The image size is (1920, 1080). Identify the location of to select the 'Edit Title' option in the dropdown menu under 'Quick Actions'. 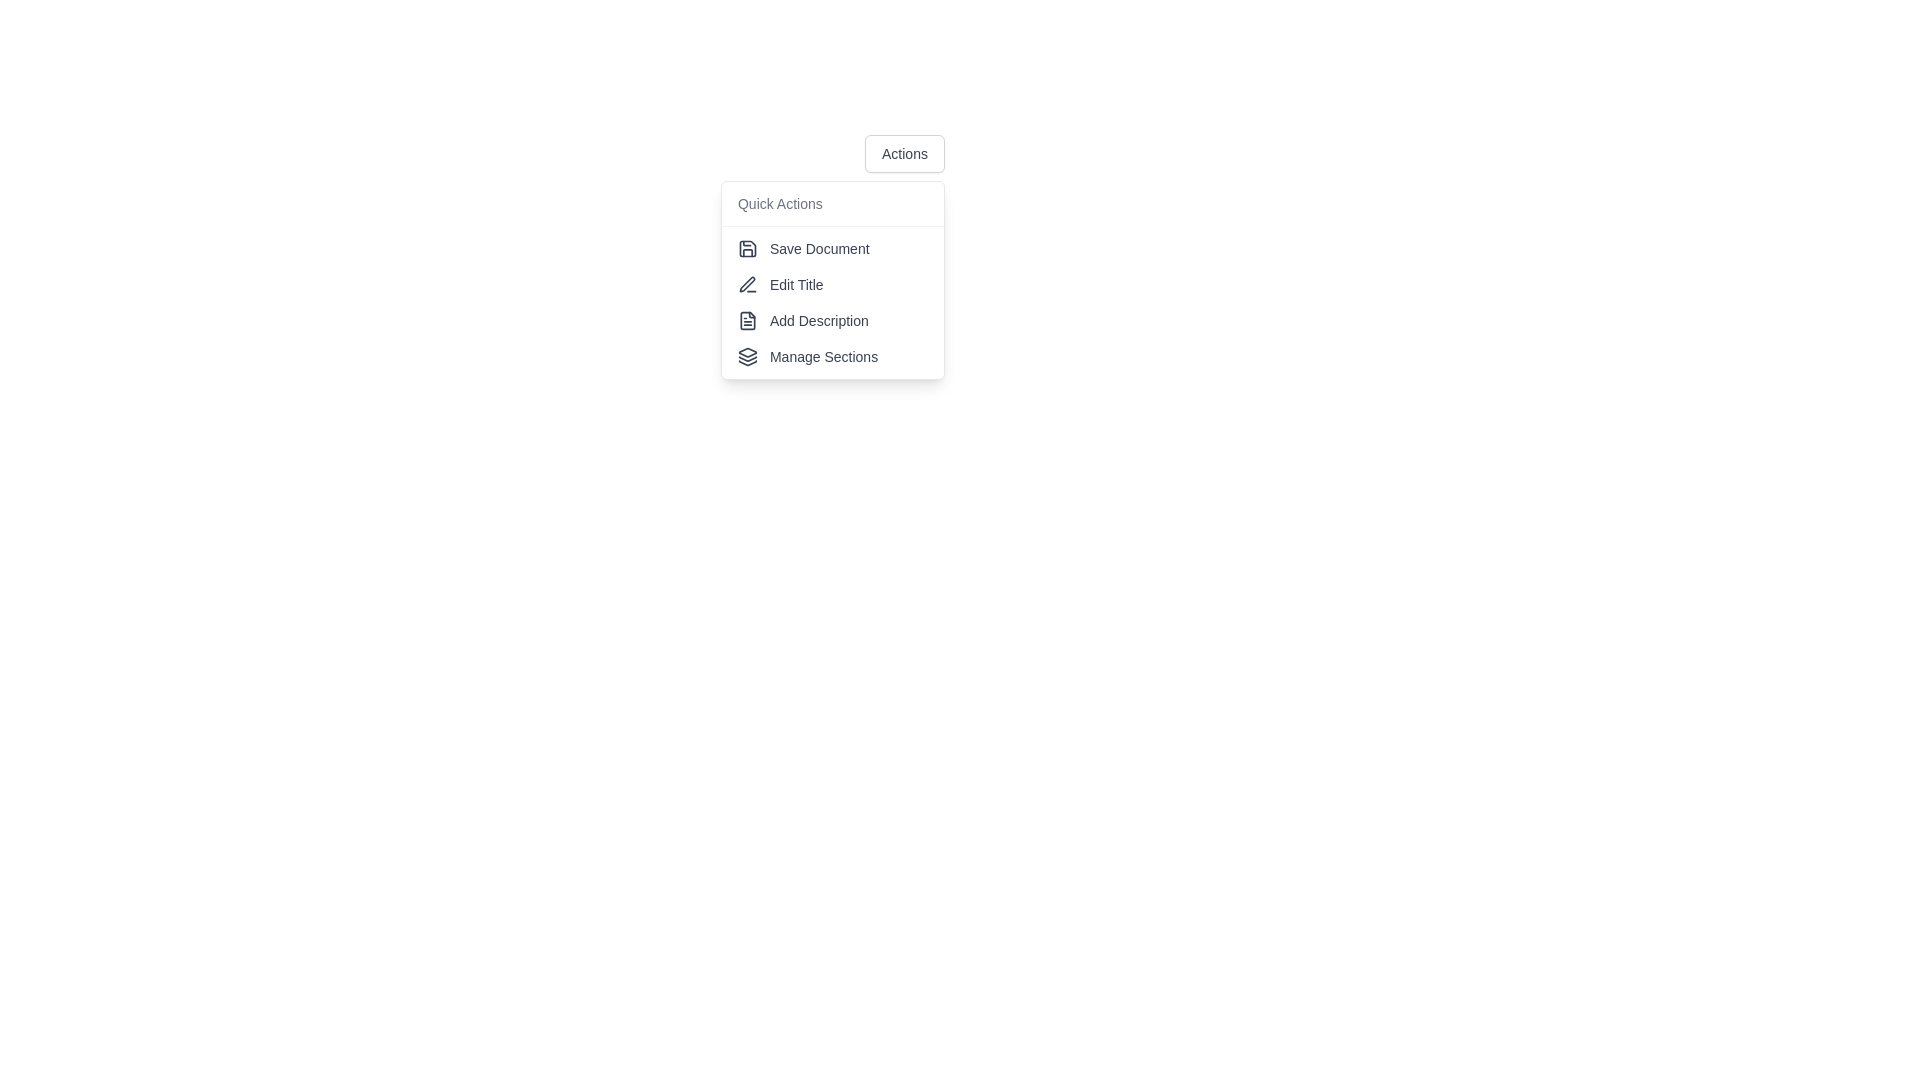
(832, 302).